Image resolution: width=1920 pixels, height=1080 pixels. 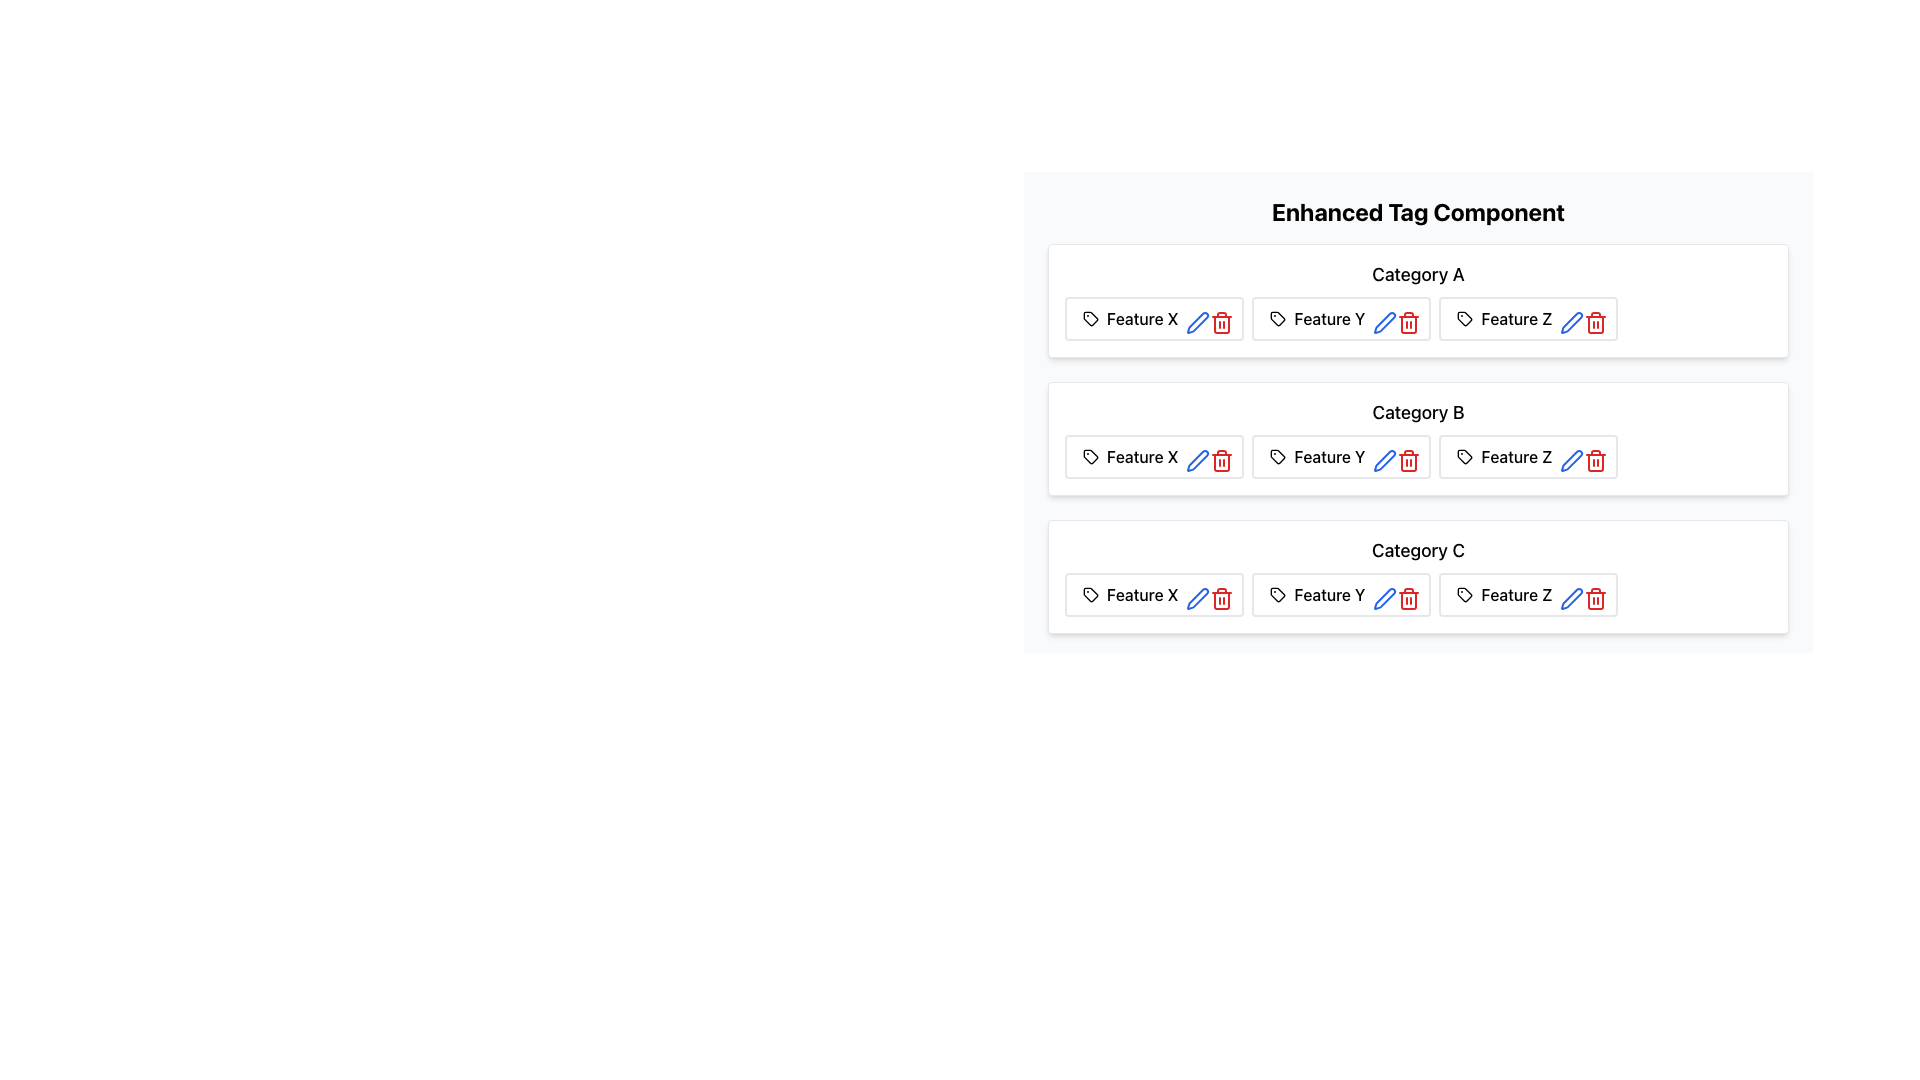 What do you see at coordinates (1570, 322) in the screenshot?
I see `the blue pen-shaped icon used as the editing tool for 'Feature Z' in the 'Category A' section of the 'Enhanced Tag Component' layout` at bounding box center [1570, 322].